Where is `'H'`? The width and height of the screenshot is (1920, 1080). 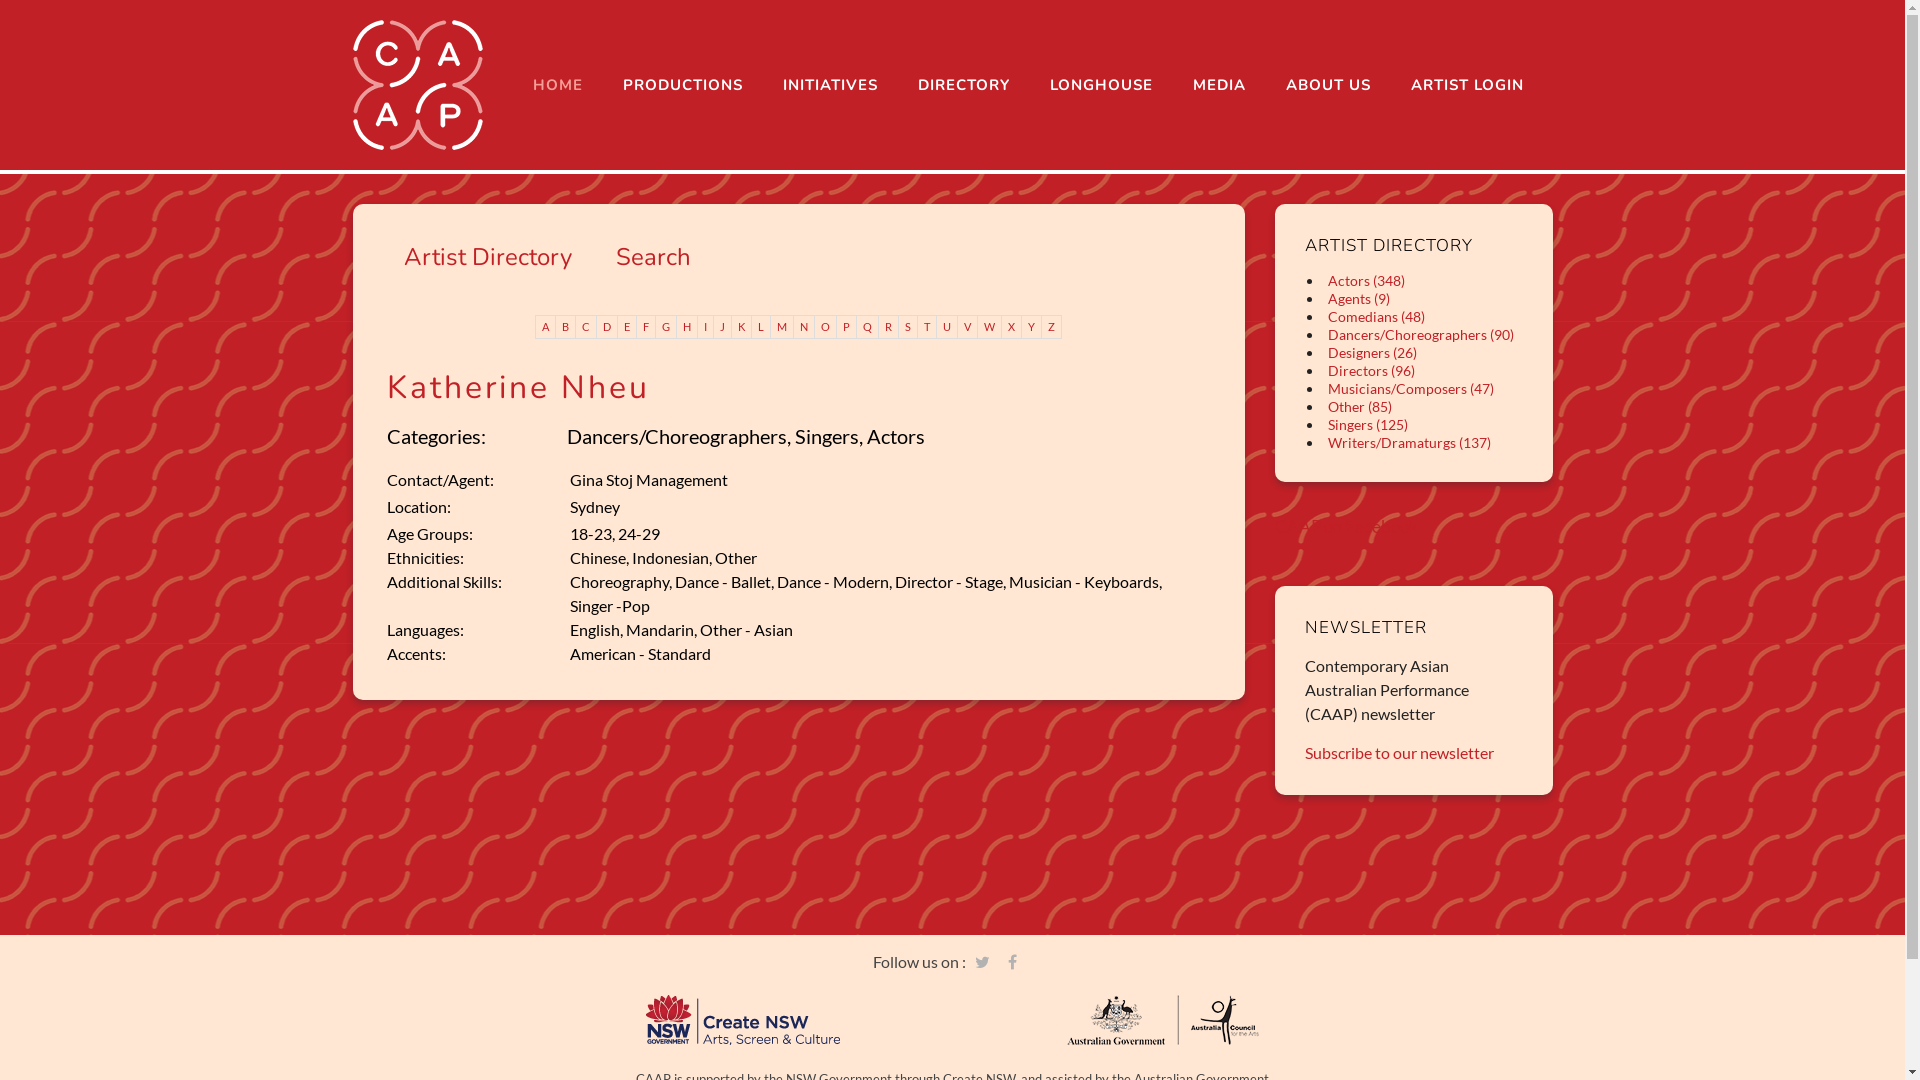 'H' is located at coordinates (676, 326).